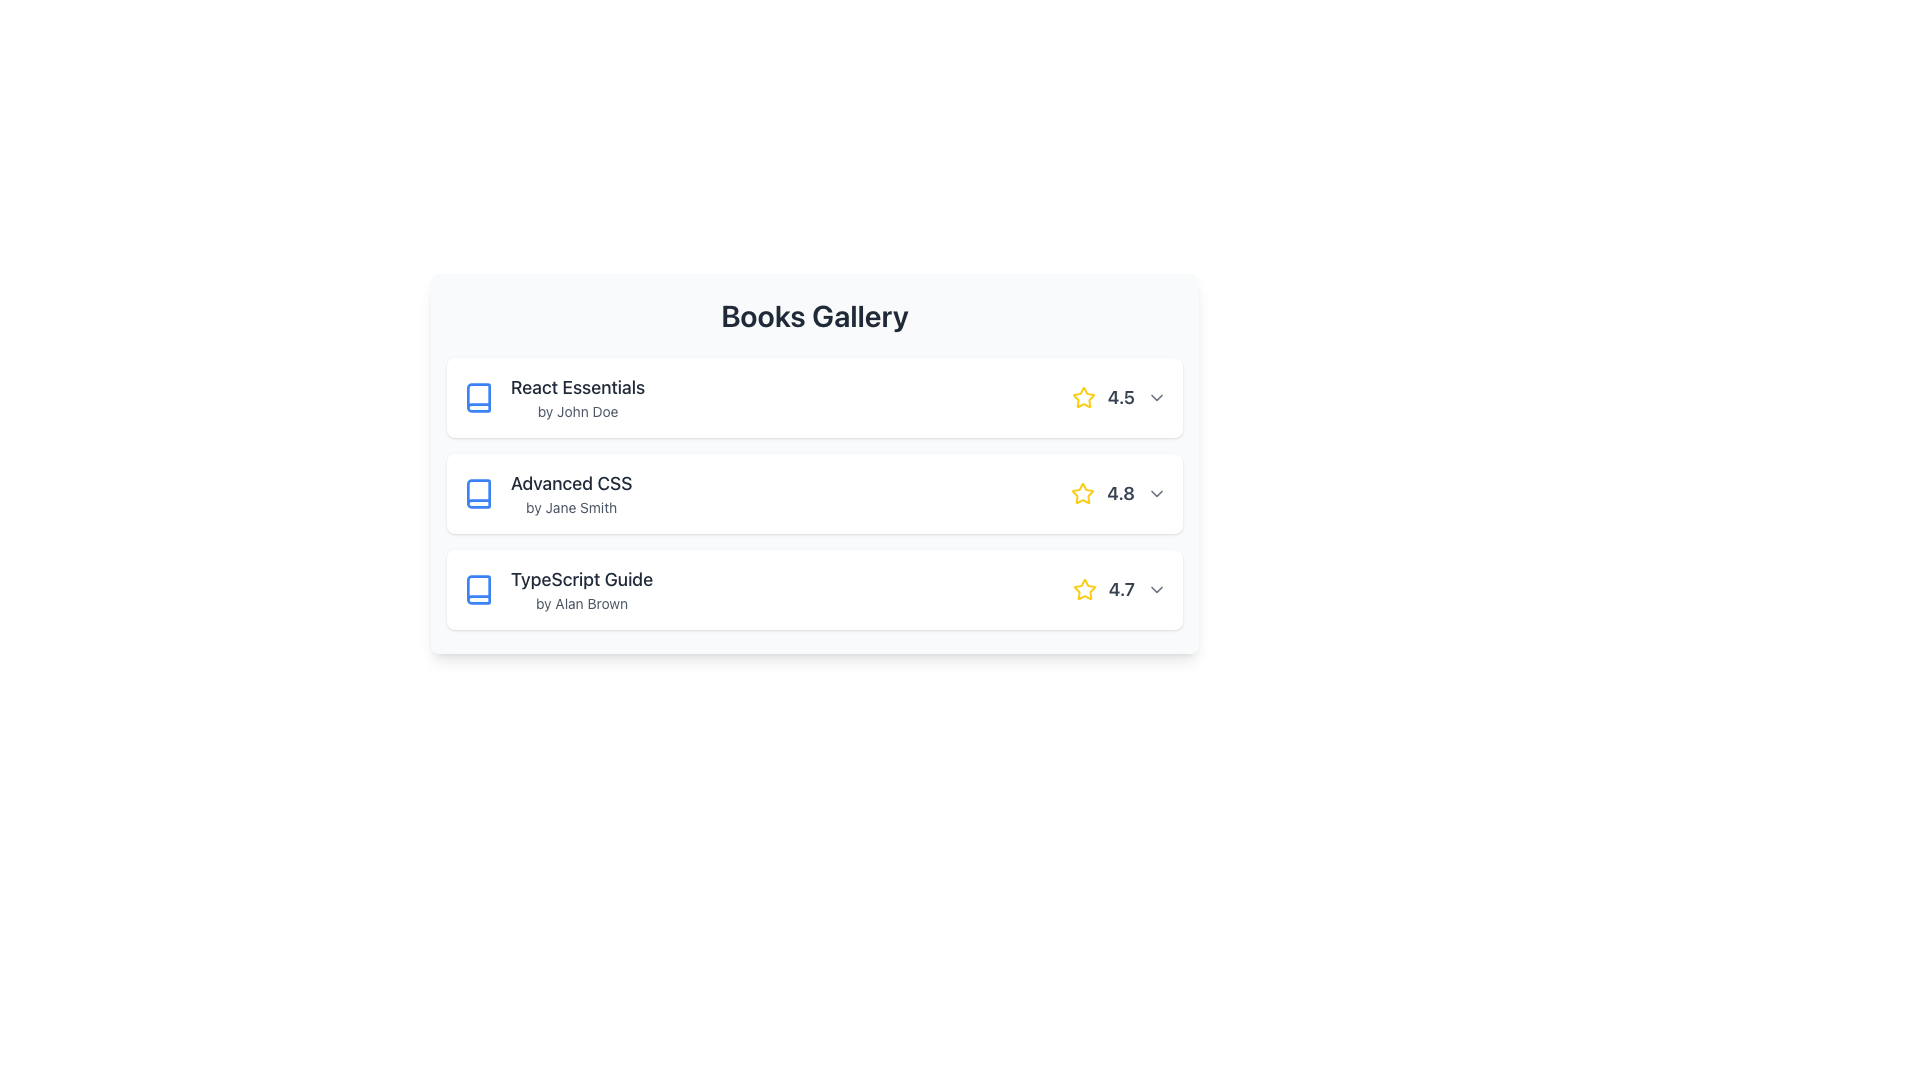  Describe the element at coordinates (478, 493) in the screenshot. I see `the blue book icon which is part of the 'Advanced CSS' entry in the list, located directly to the left of the text 'Advanced CSS' and 'by Jane Smith'` at that location.